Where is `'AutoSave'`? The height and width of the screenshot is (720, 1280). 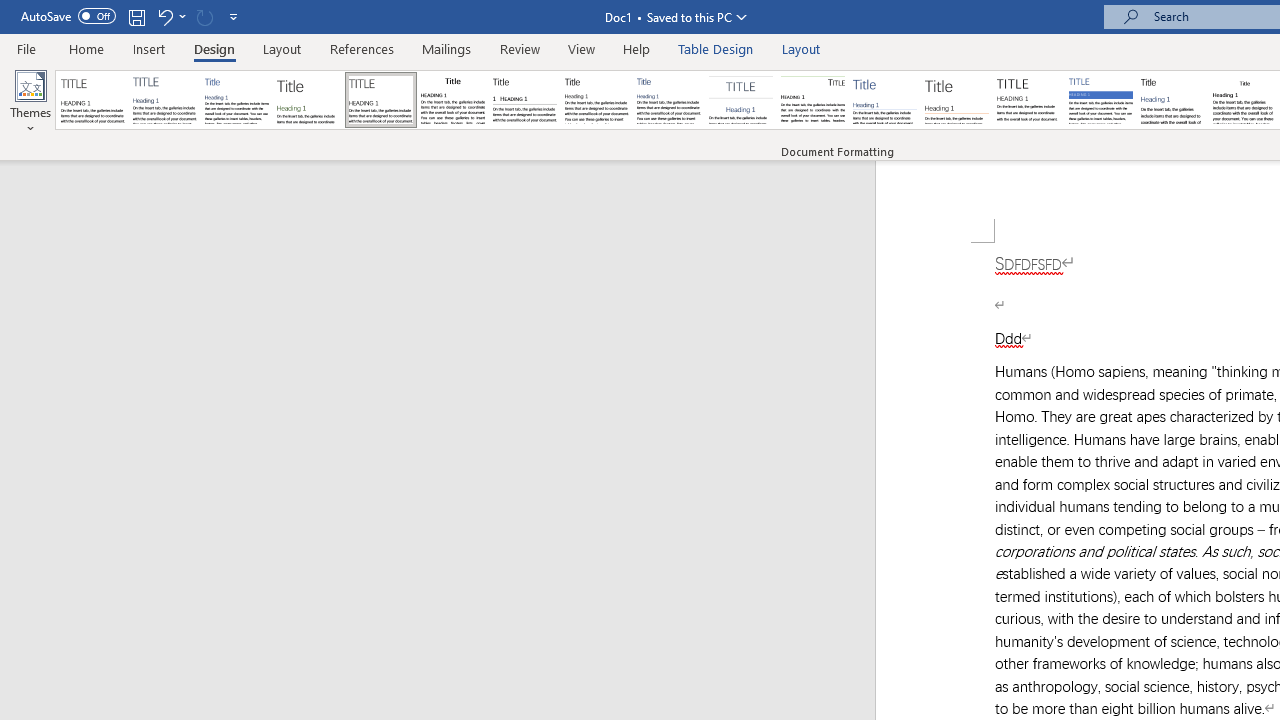 'AutoSave' is located at coordinates (68, 16).